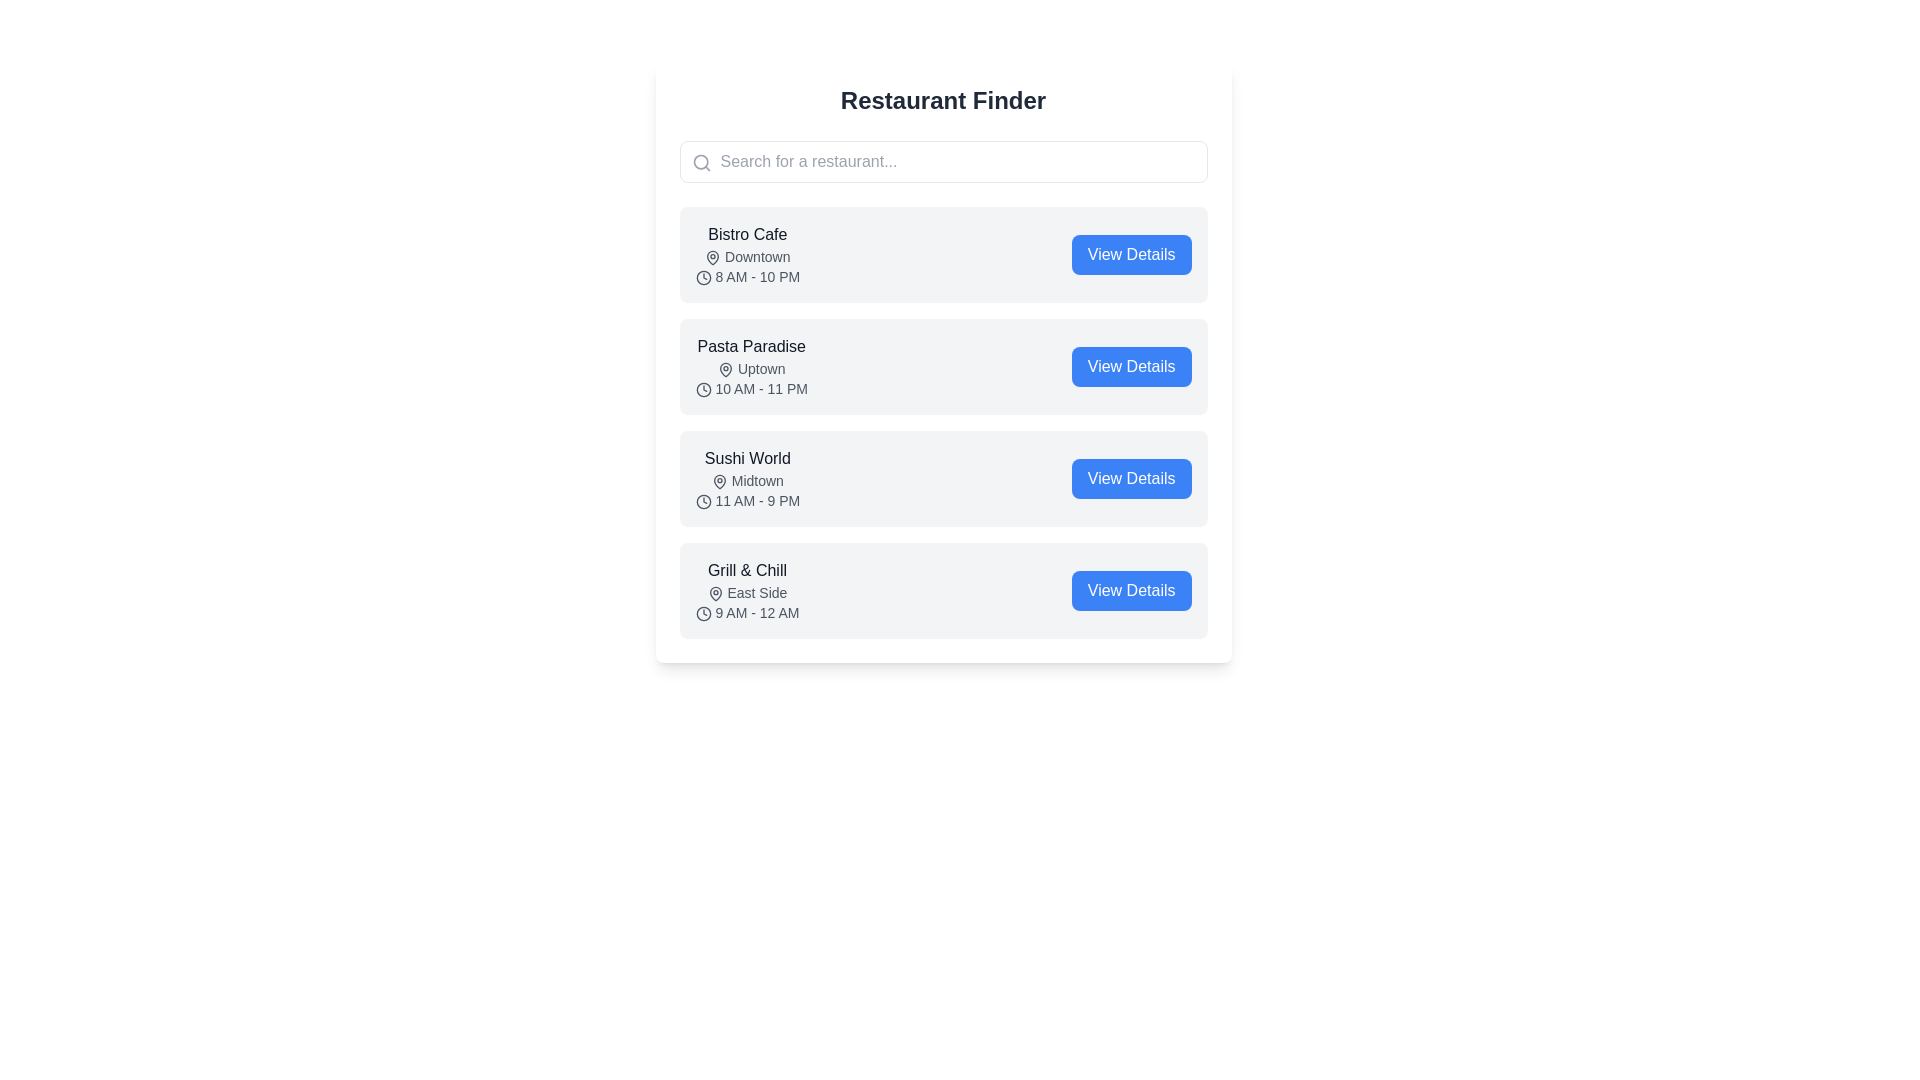  I want to click on the first informational label that provides details about a restaurant, including its name, location, and operation hours, which is located at the top of the vertical list of restaurant entries, so click(746, 253).